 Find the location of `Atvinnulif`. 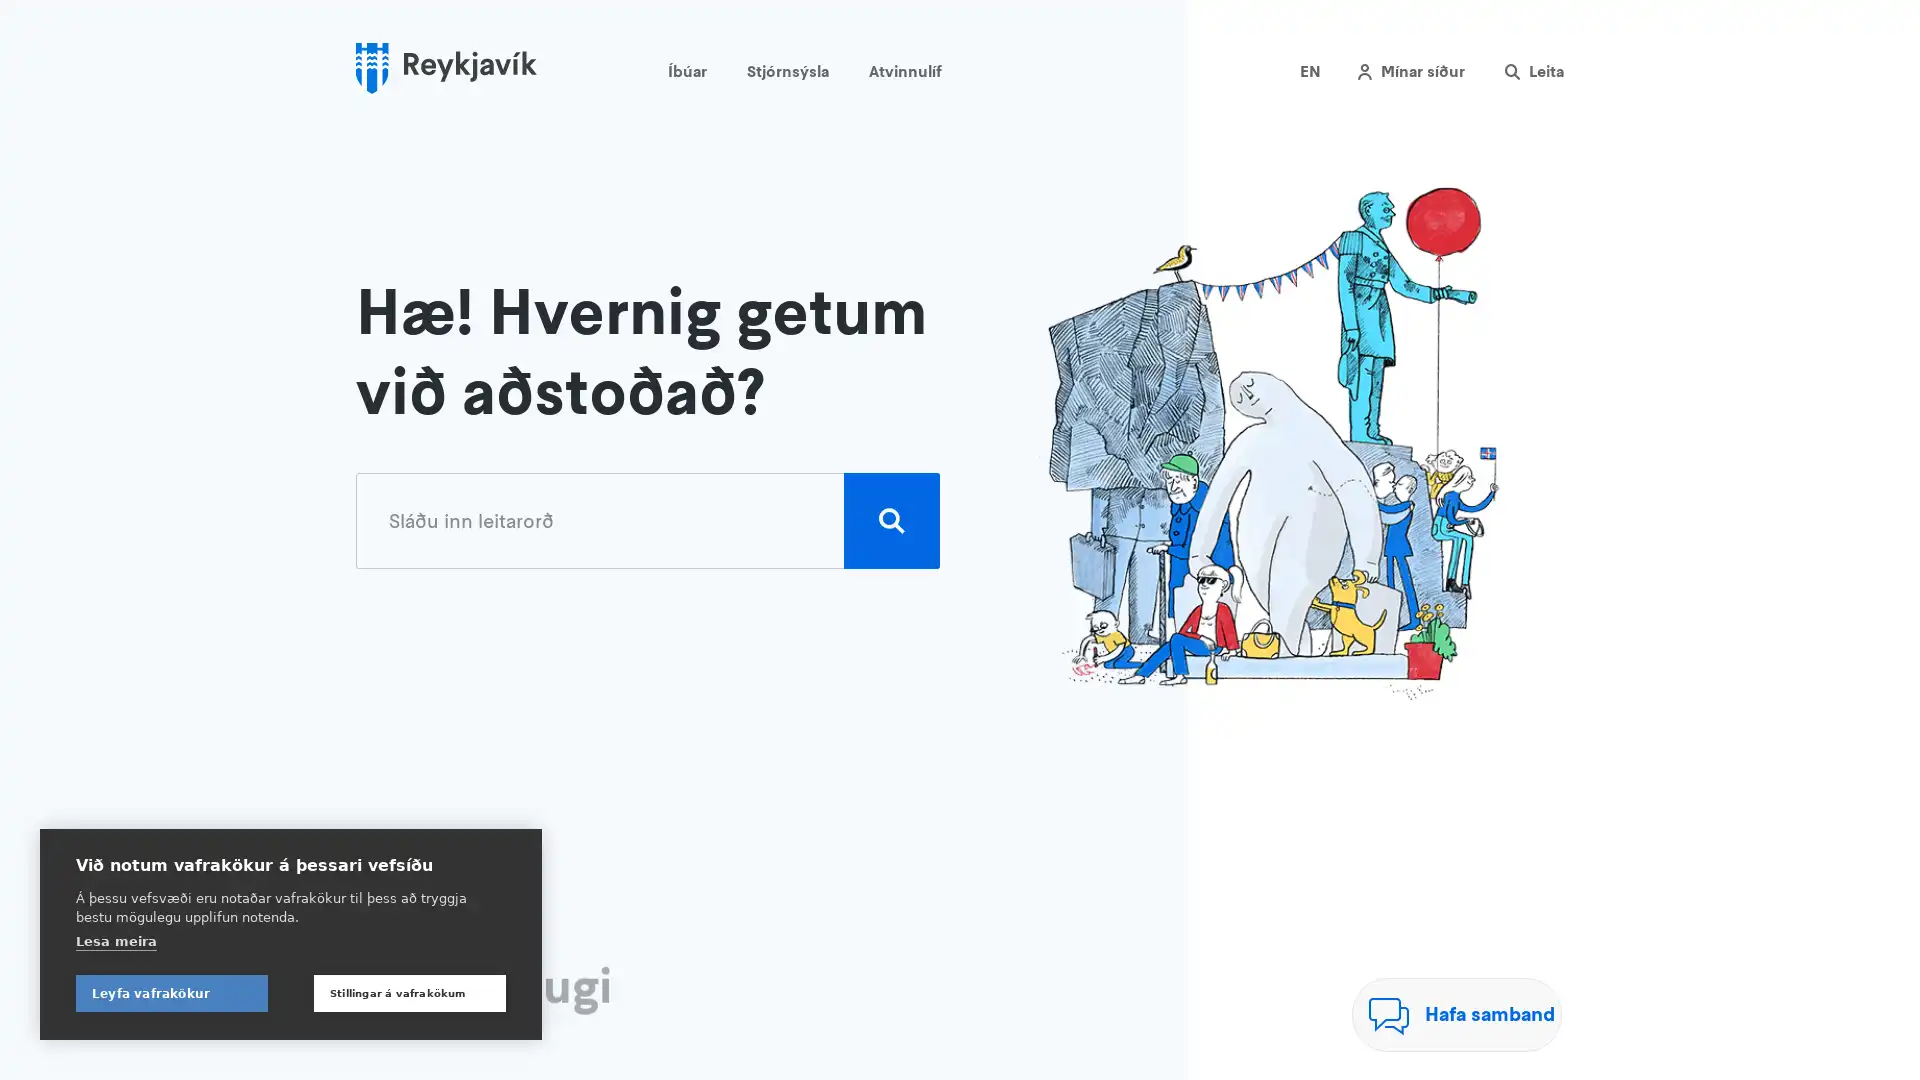

Atvinnulif is located at coordinates (904, 67).